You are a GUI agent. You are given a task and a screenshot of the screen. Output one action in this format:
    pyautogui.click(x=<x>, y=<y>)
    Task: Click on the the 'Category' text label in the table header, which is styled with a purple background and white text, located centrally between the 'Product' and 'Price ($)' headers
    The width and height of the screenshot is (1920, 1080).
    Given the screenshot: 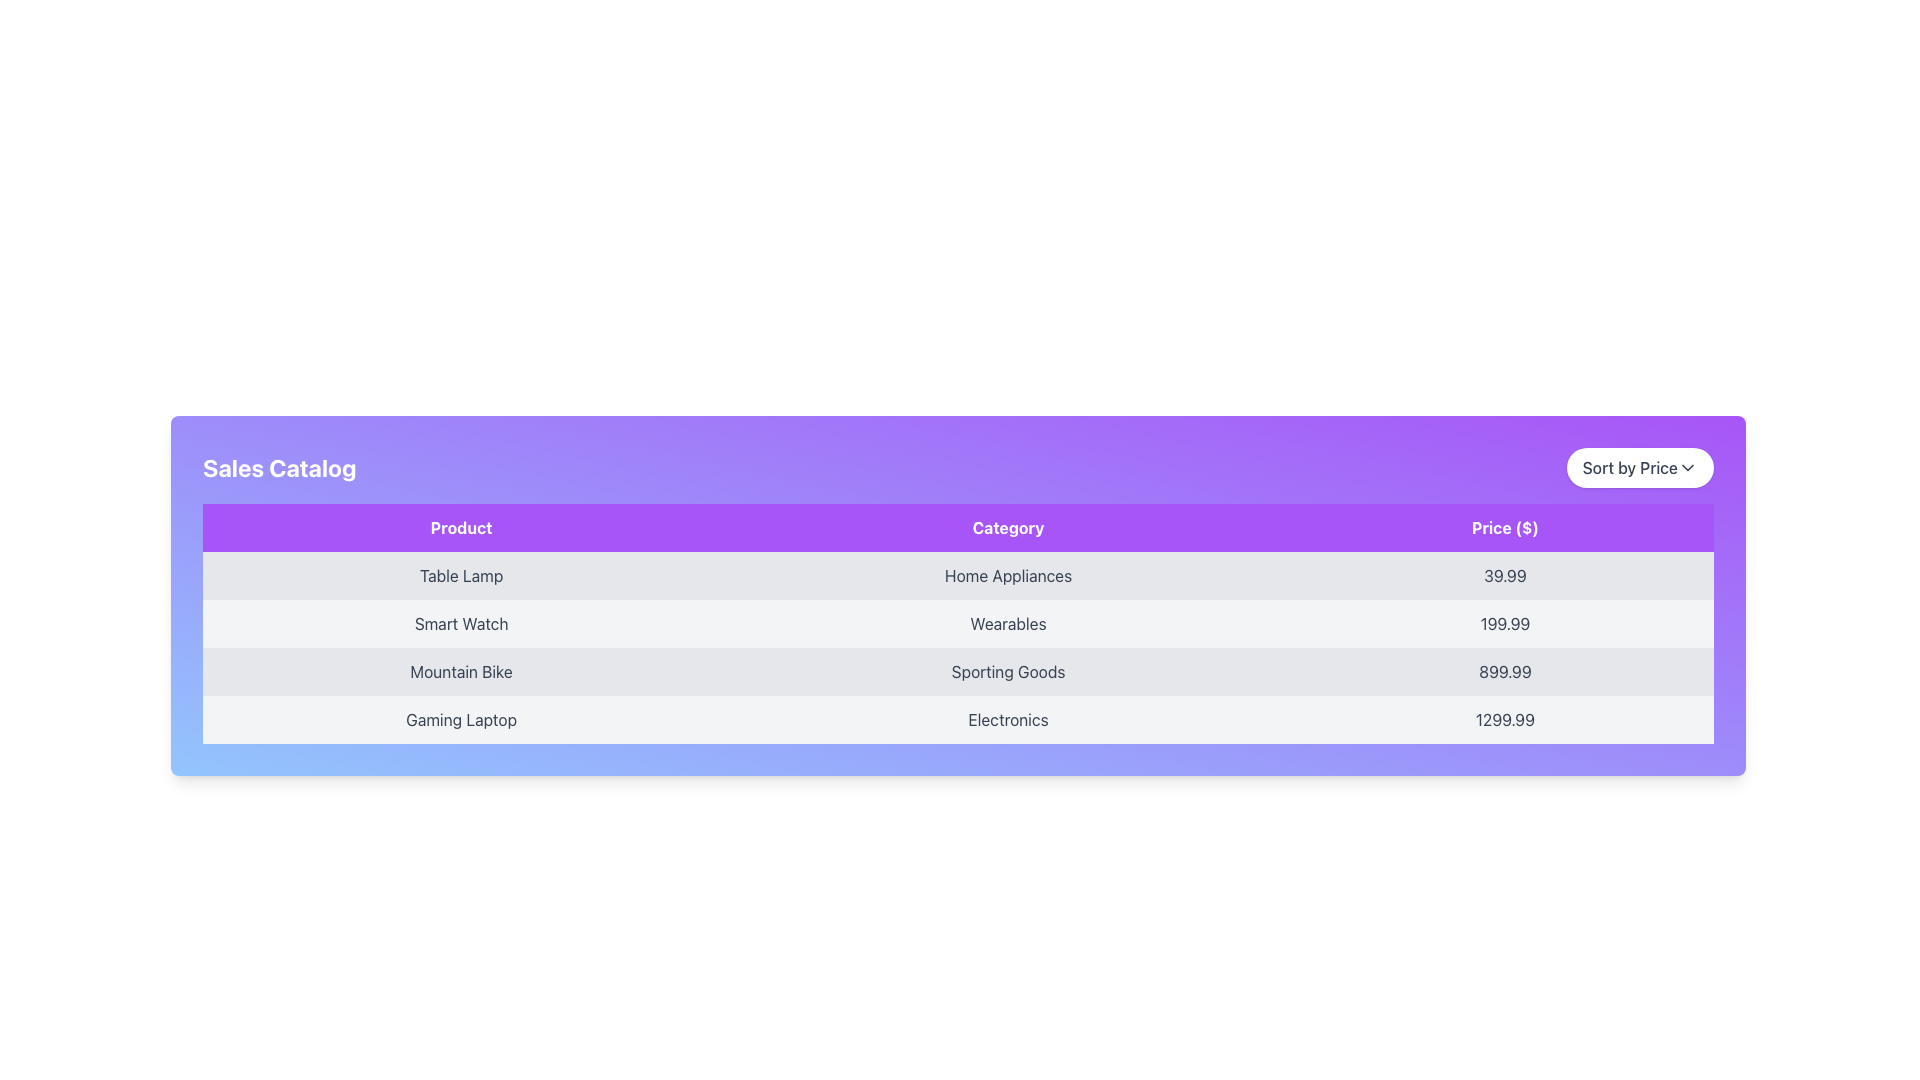 What is the action you would take?
    pyautogui.click(x=1008, y=527)
    